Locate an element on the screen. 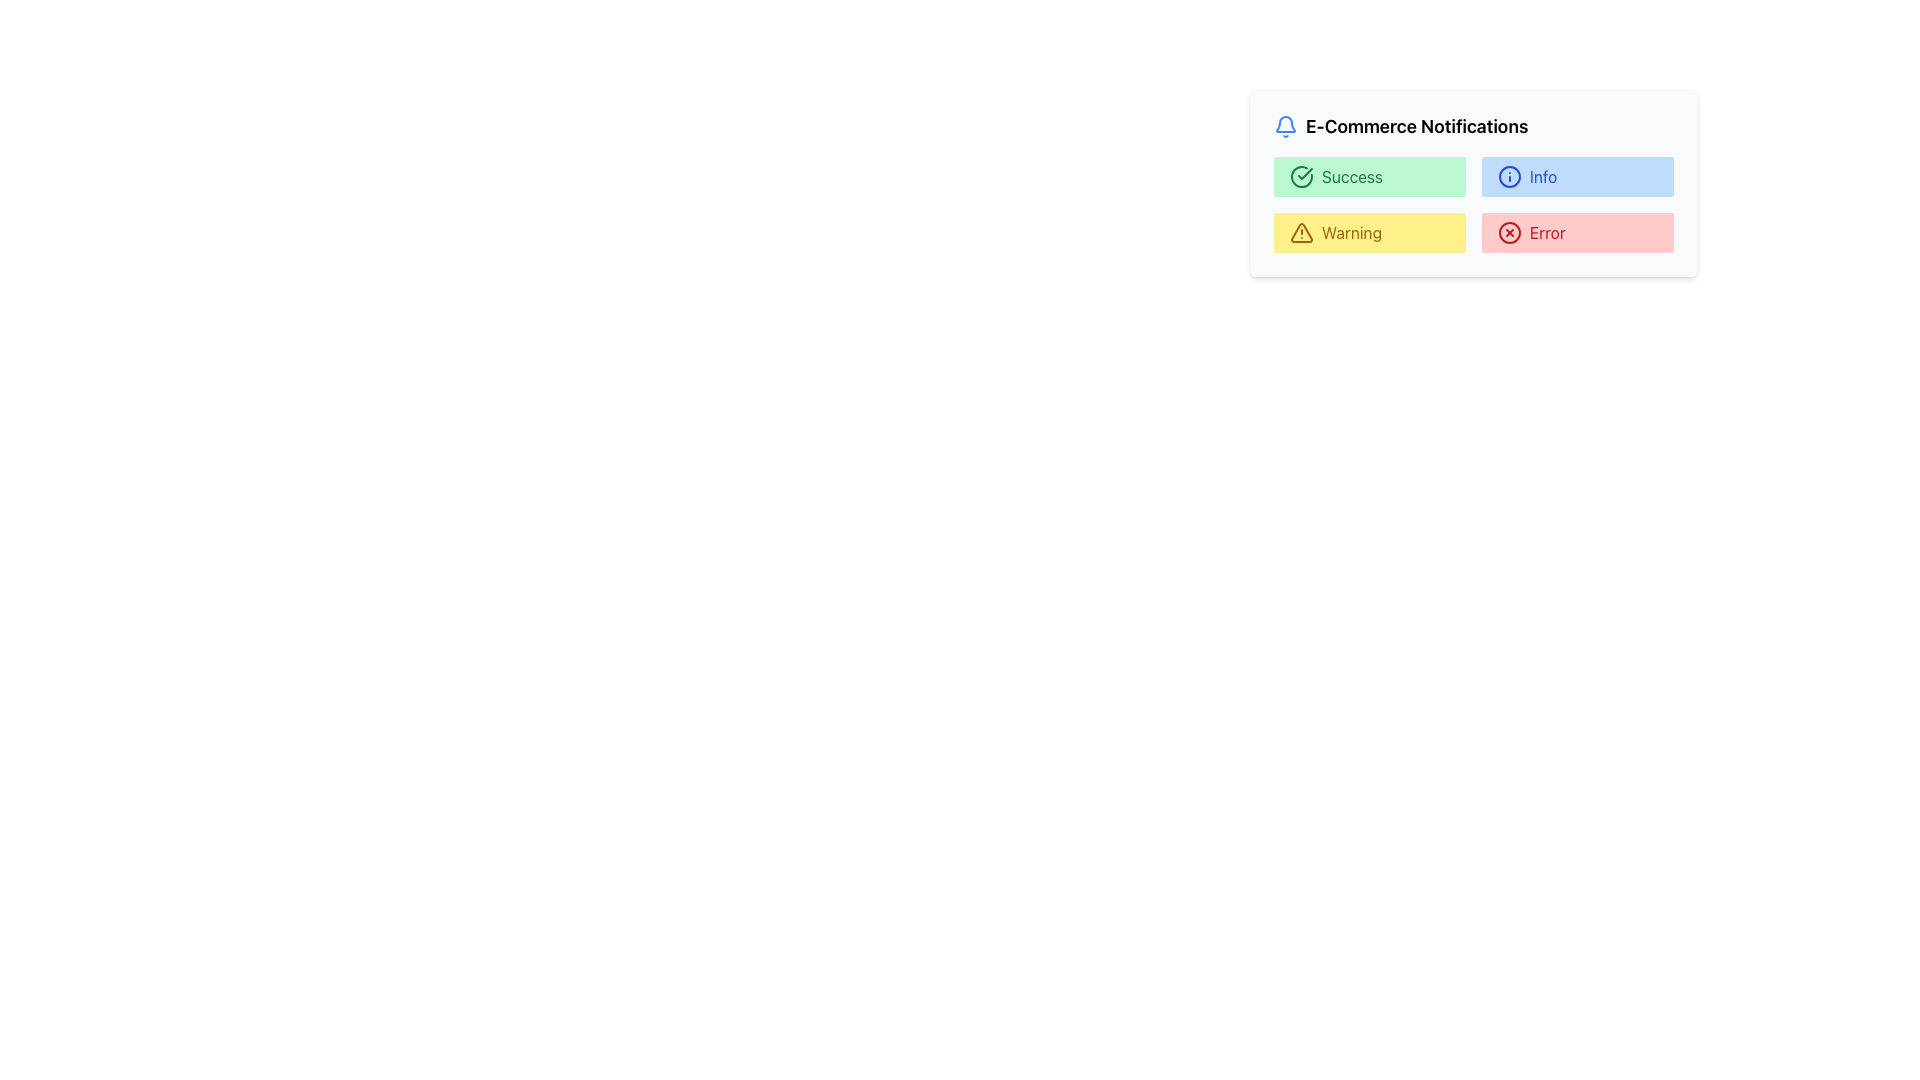 Image resolution: width=1920 pixels, height=1080 pixels. the Interactive Button Group consisting of a yellow 'Warning' box and a red 'Error' box is located at coordinates (1473, 231).